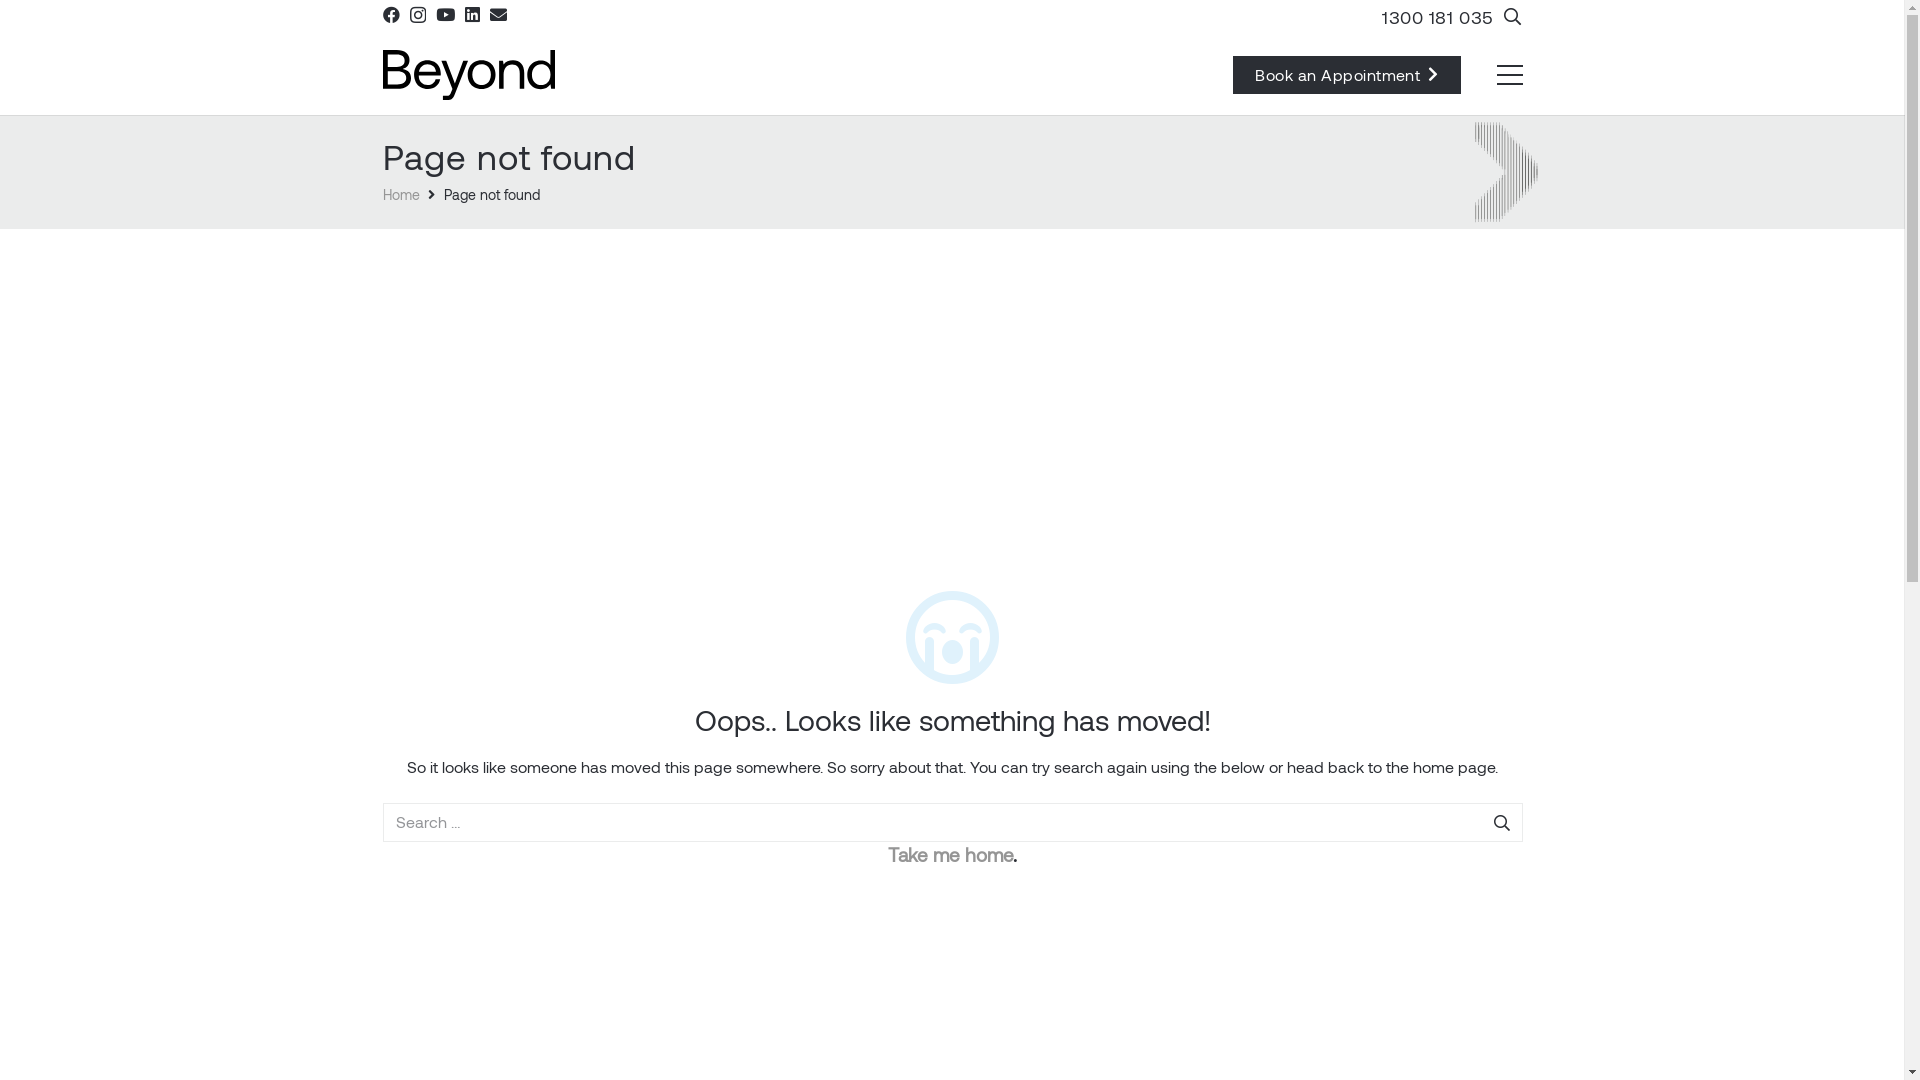 This screenshot has width=1920, height=1080. I want to click on 'Facebook', so click(996, 873).